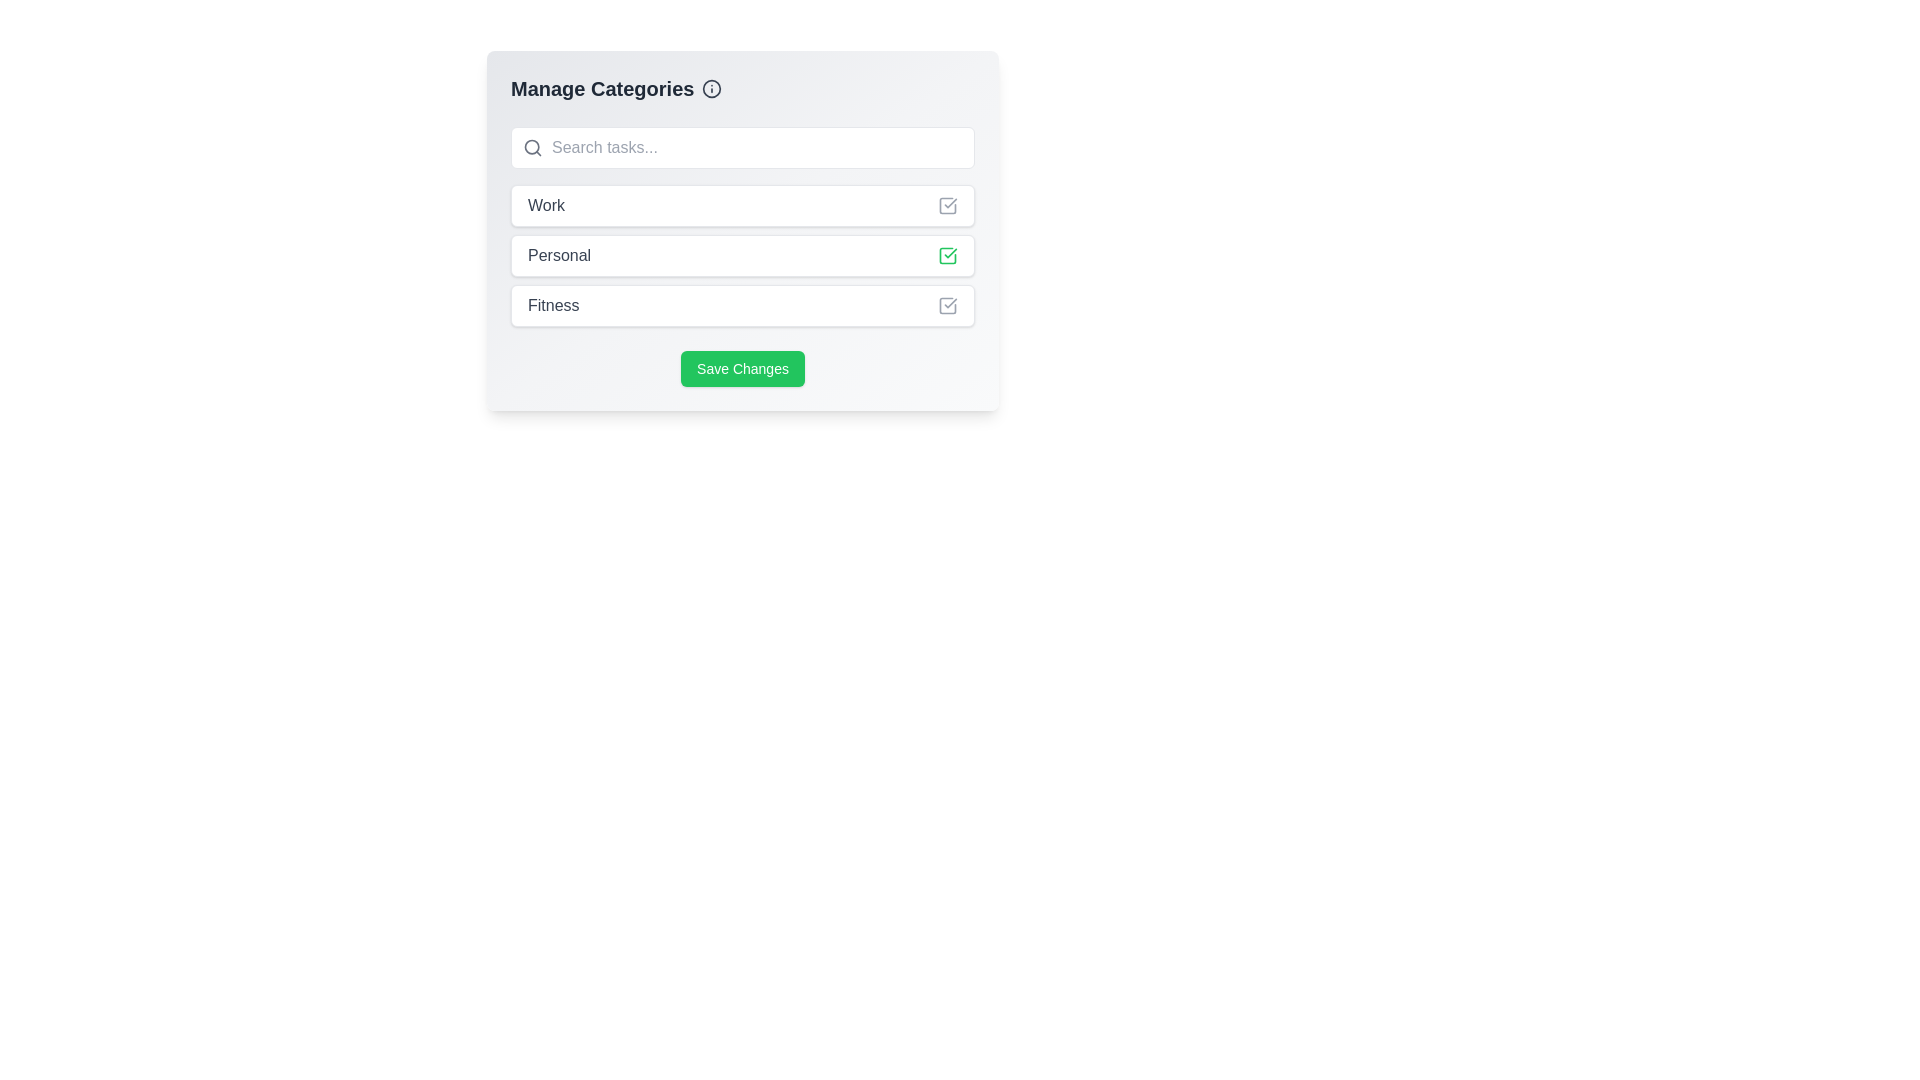  What do you see at coordinates (742, 230) in the screenshot?
I see `the selectable category labeled 'Personal' in the list` at bounding box center [742, 230].